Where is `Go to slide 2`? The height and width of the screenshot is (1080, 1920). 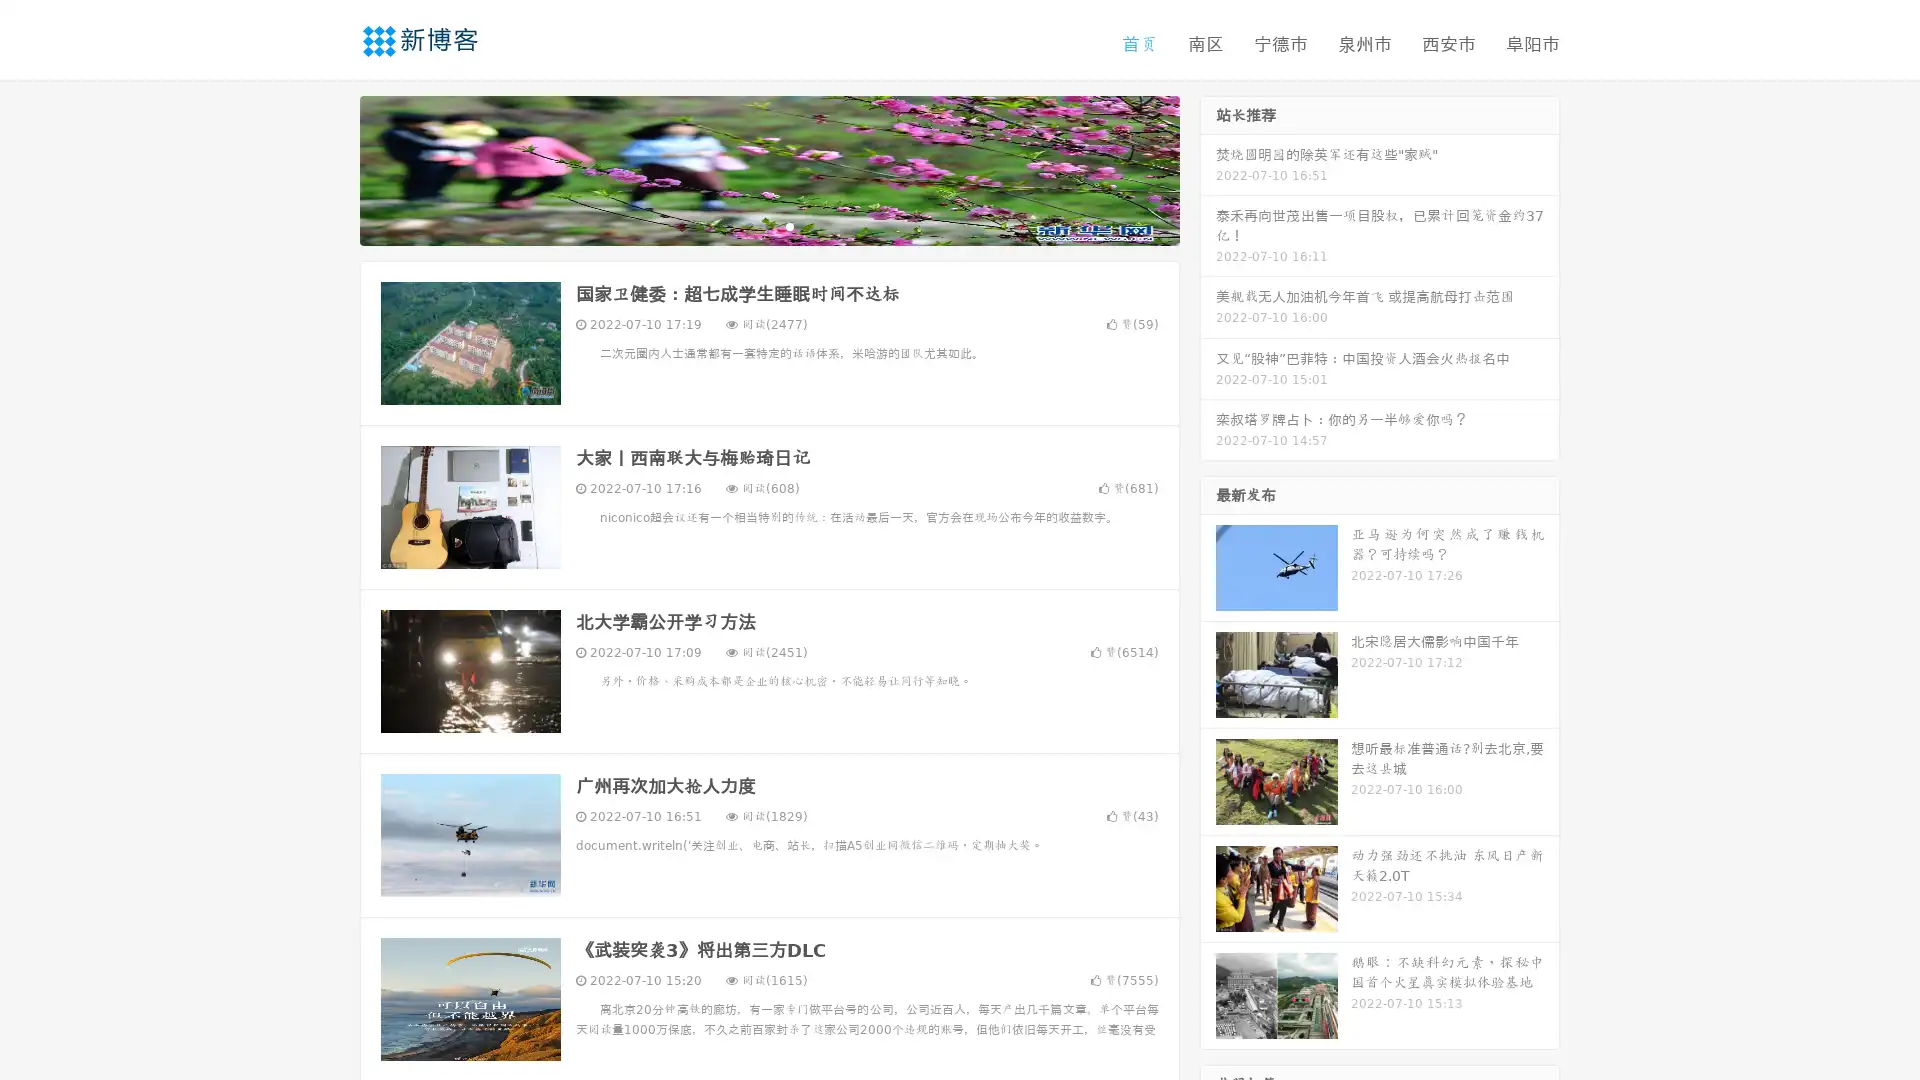
Go to slide 2 is located at coordinates (768, 225).